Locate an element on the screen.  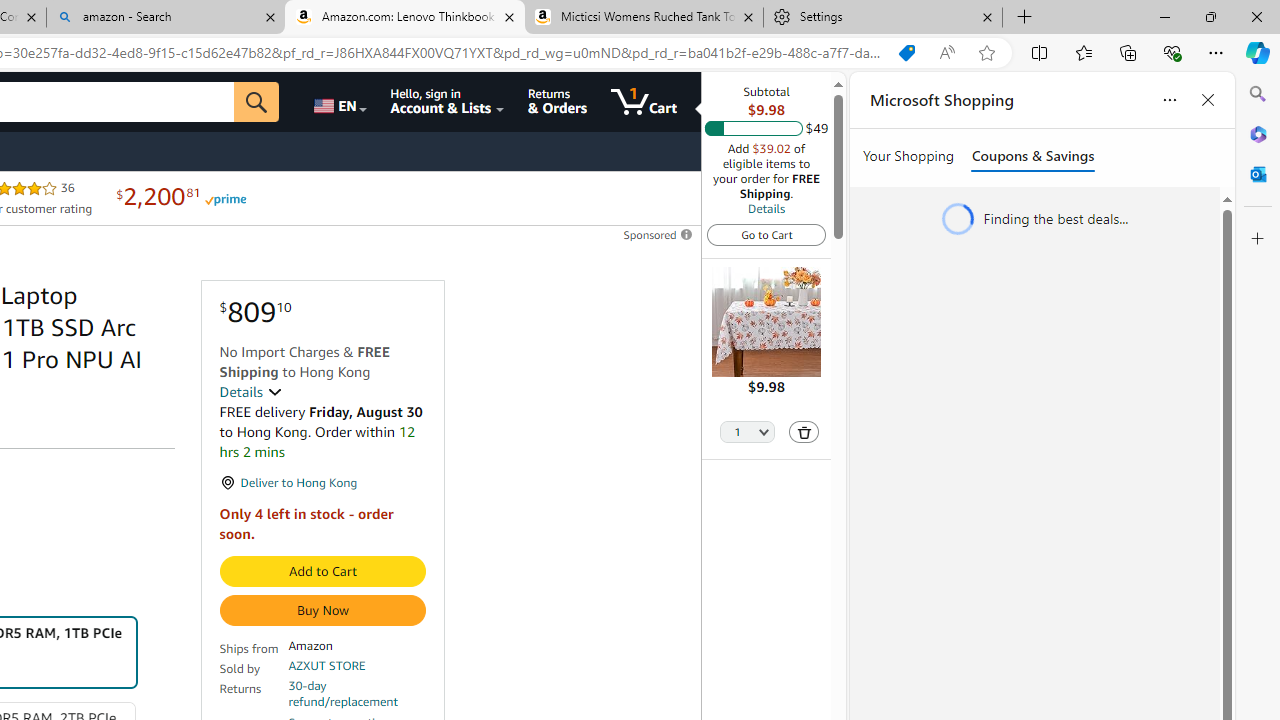
'Returns & Orders' is located at coordinates (557, 101).